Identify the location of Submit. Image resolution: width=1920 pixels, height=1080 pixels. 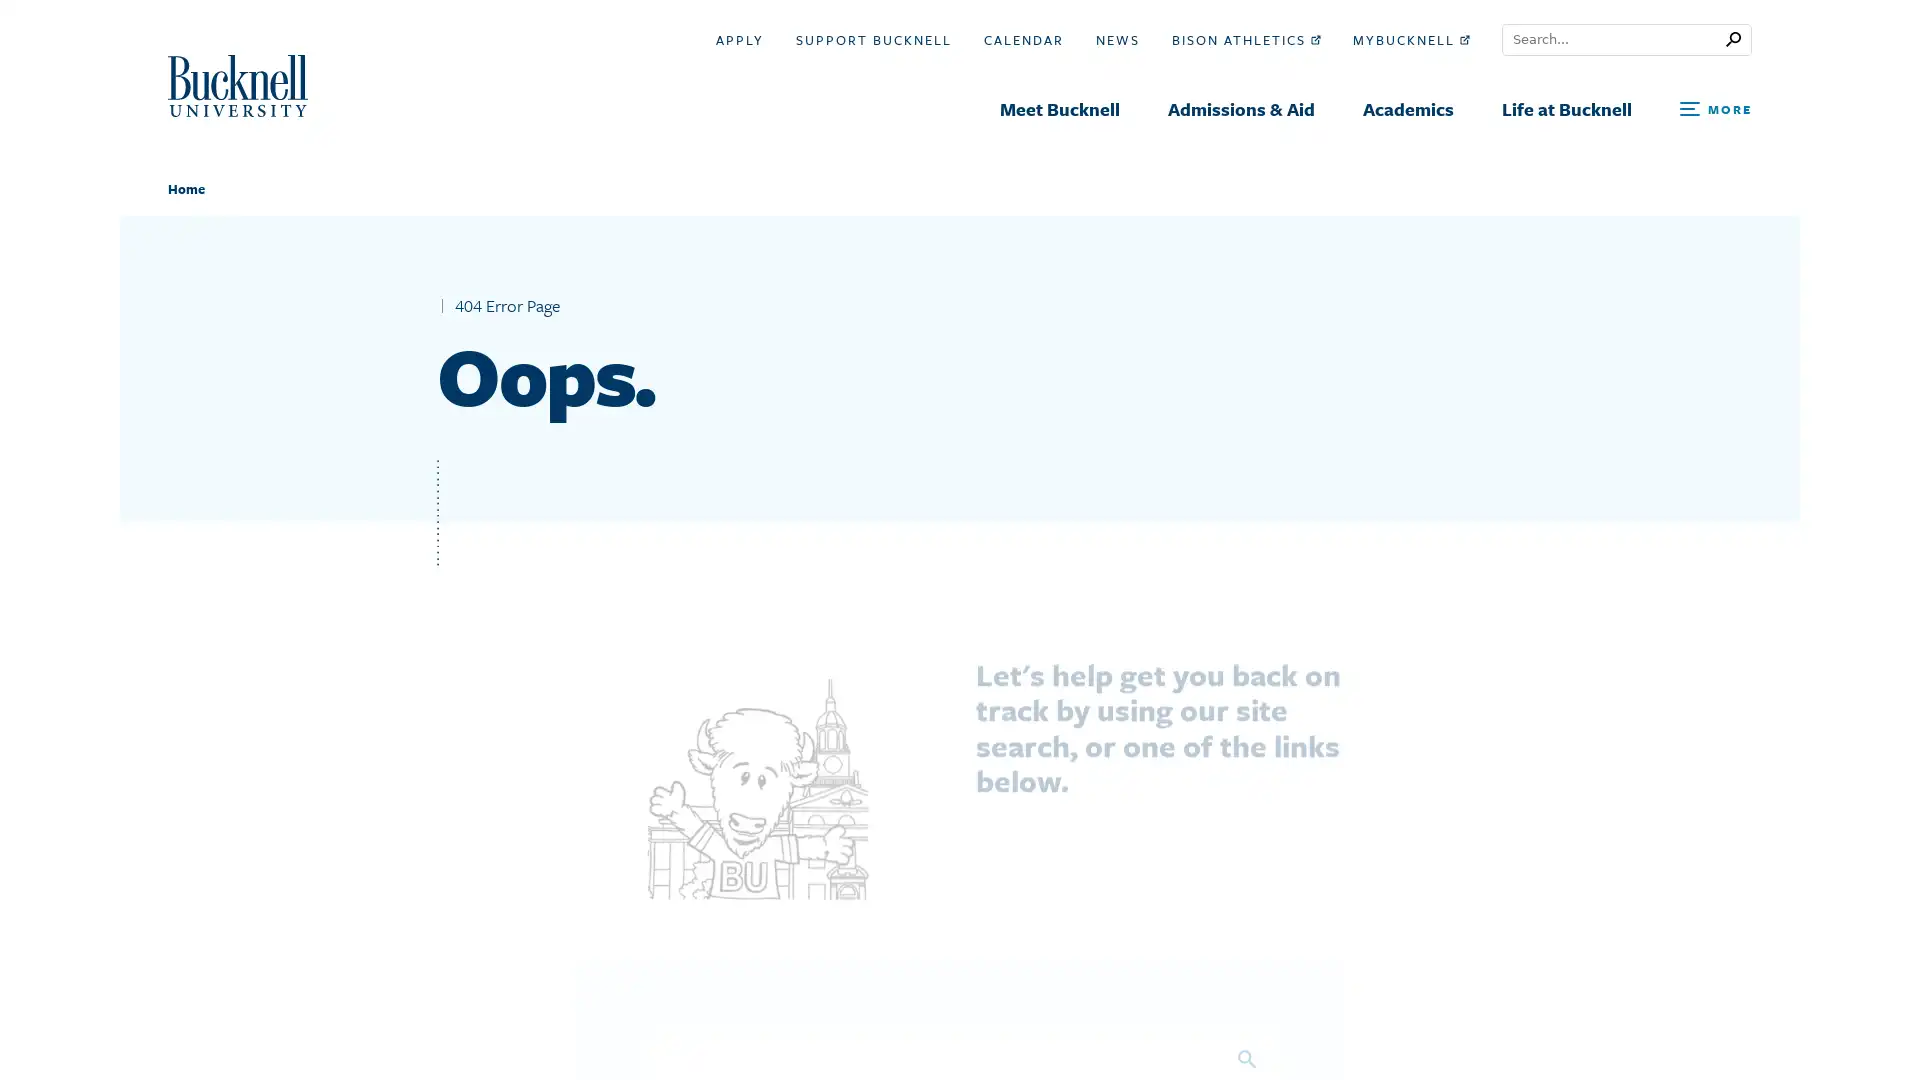
(1737, 39).